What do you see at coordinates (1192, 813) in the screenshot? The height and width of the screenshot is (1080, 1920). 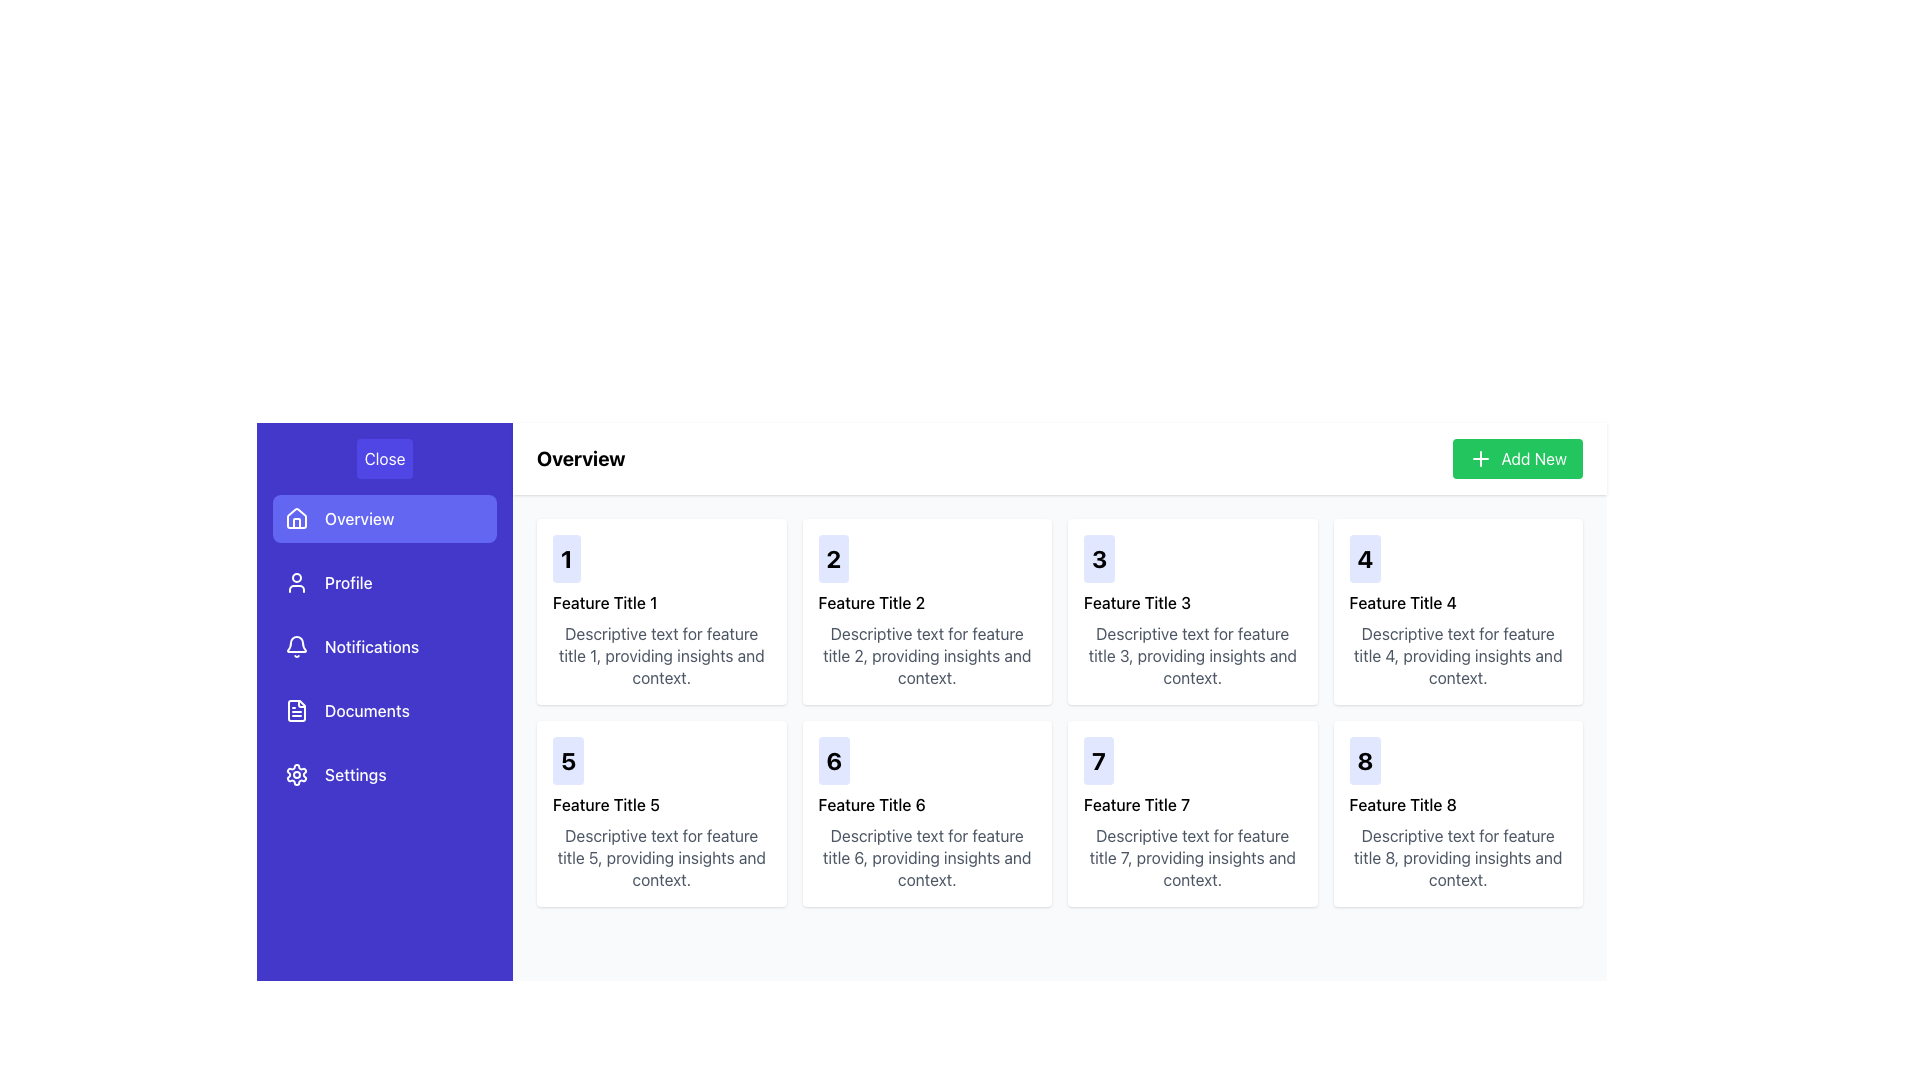 I see `title and description of the Information display card located in the third row, first column of the Overview section, positioned between 'Feature Title 6' and 'Feature Title 8'` at bounding box center [1192, 813].